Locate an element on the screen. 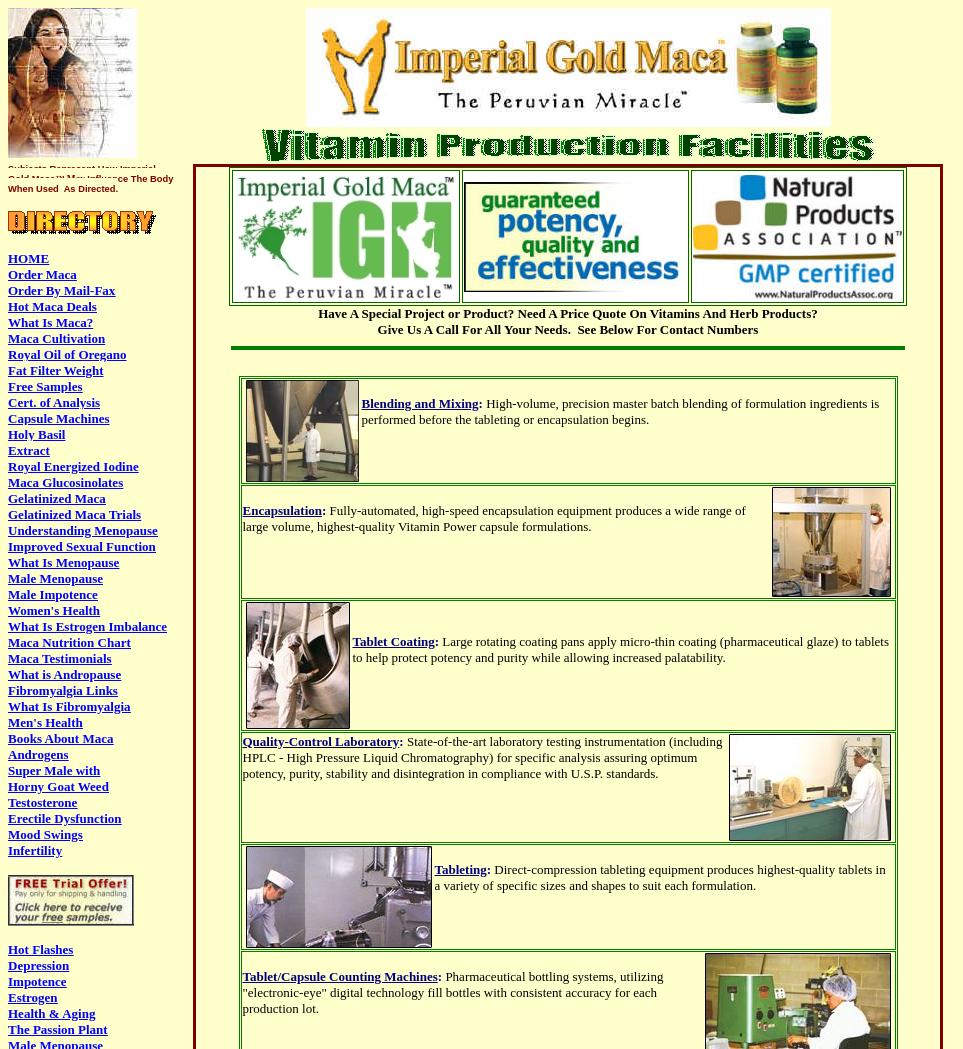  'Super Male with' is located at coordinates (54, 770).